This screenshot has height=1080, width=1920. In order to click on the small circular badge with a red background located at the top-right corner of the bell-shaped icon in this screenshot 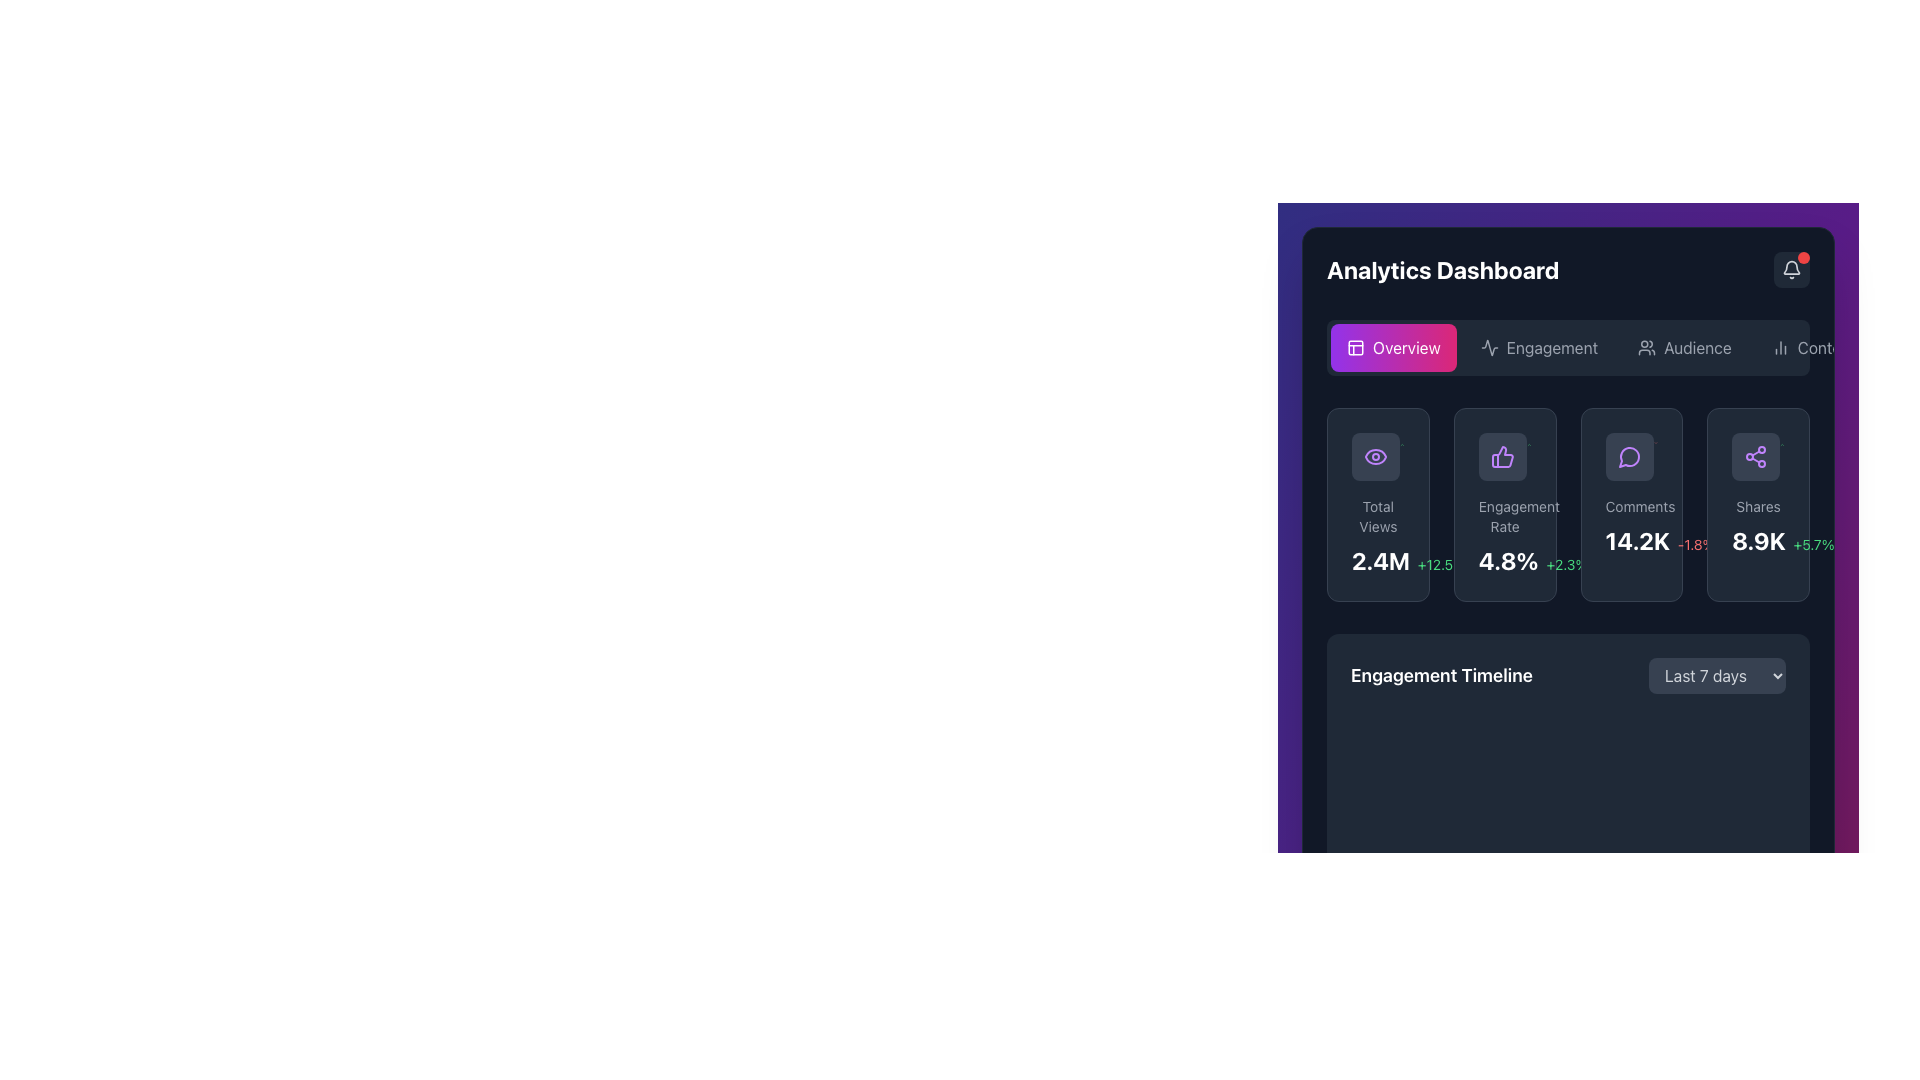, I will do `click(1804, 257)`.